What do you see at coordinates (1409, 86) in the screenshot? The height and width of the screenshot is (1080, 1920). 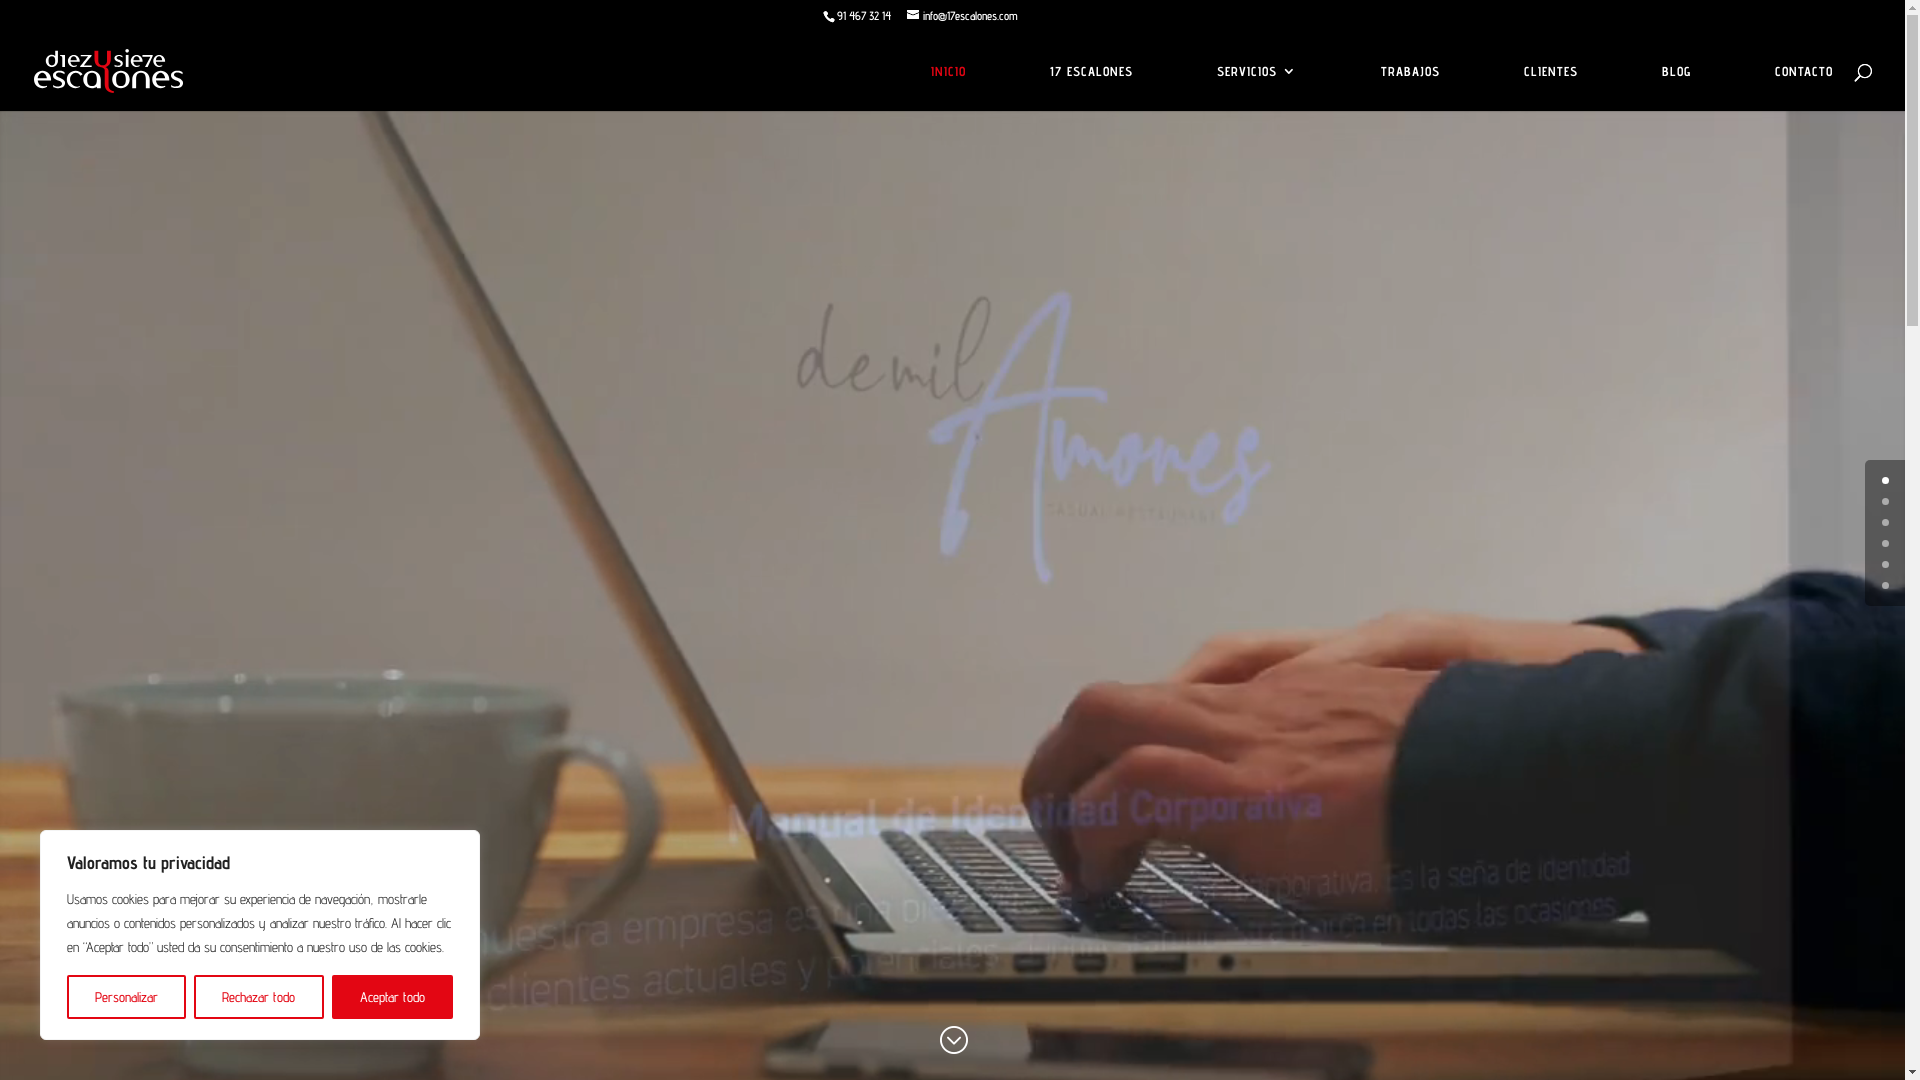 I see `'TRABAJOS'` at bounding box center [1409, 86].